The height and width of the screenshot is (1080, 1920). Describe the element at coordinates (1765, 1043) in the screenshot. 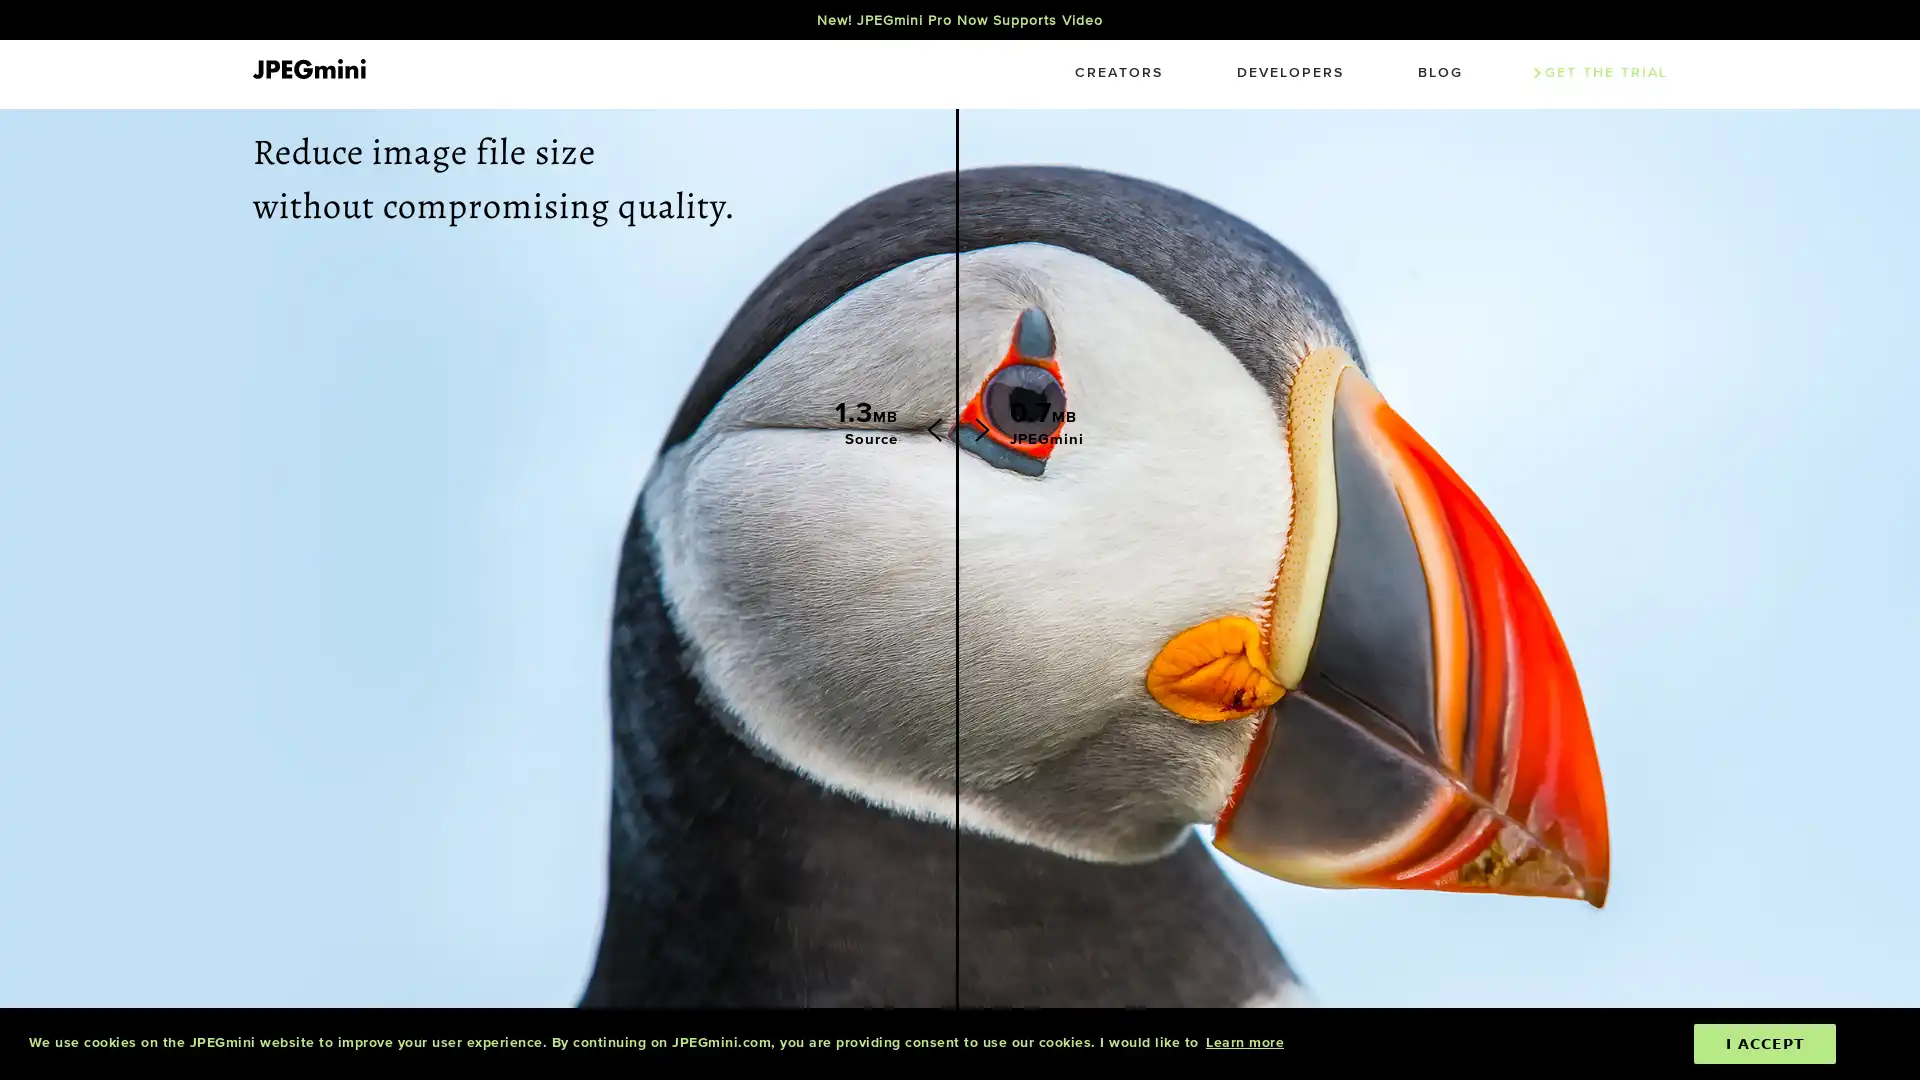

I see `dismiss cookie message` at that location.